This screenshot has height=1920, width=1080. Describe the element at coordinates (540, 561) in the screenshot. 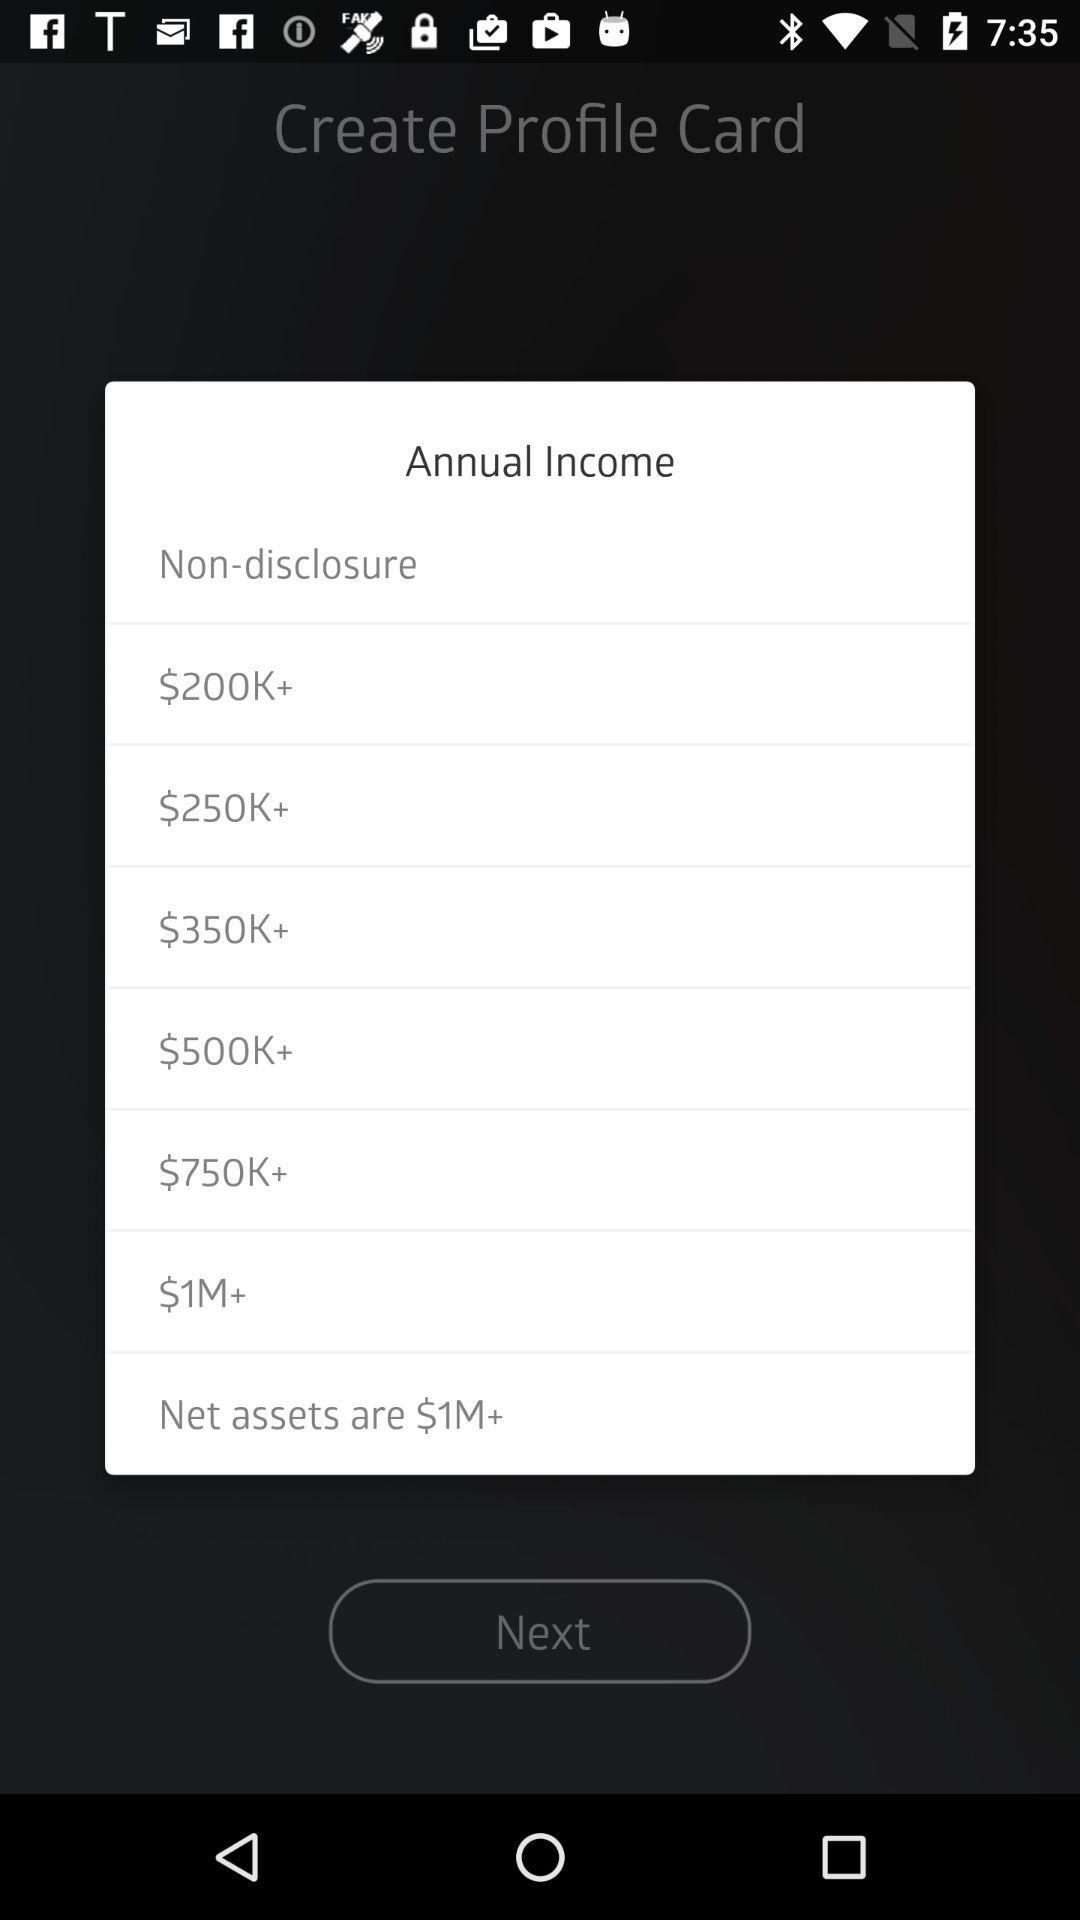

I see `the icon above $200k+ item` at that location.